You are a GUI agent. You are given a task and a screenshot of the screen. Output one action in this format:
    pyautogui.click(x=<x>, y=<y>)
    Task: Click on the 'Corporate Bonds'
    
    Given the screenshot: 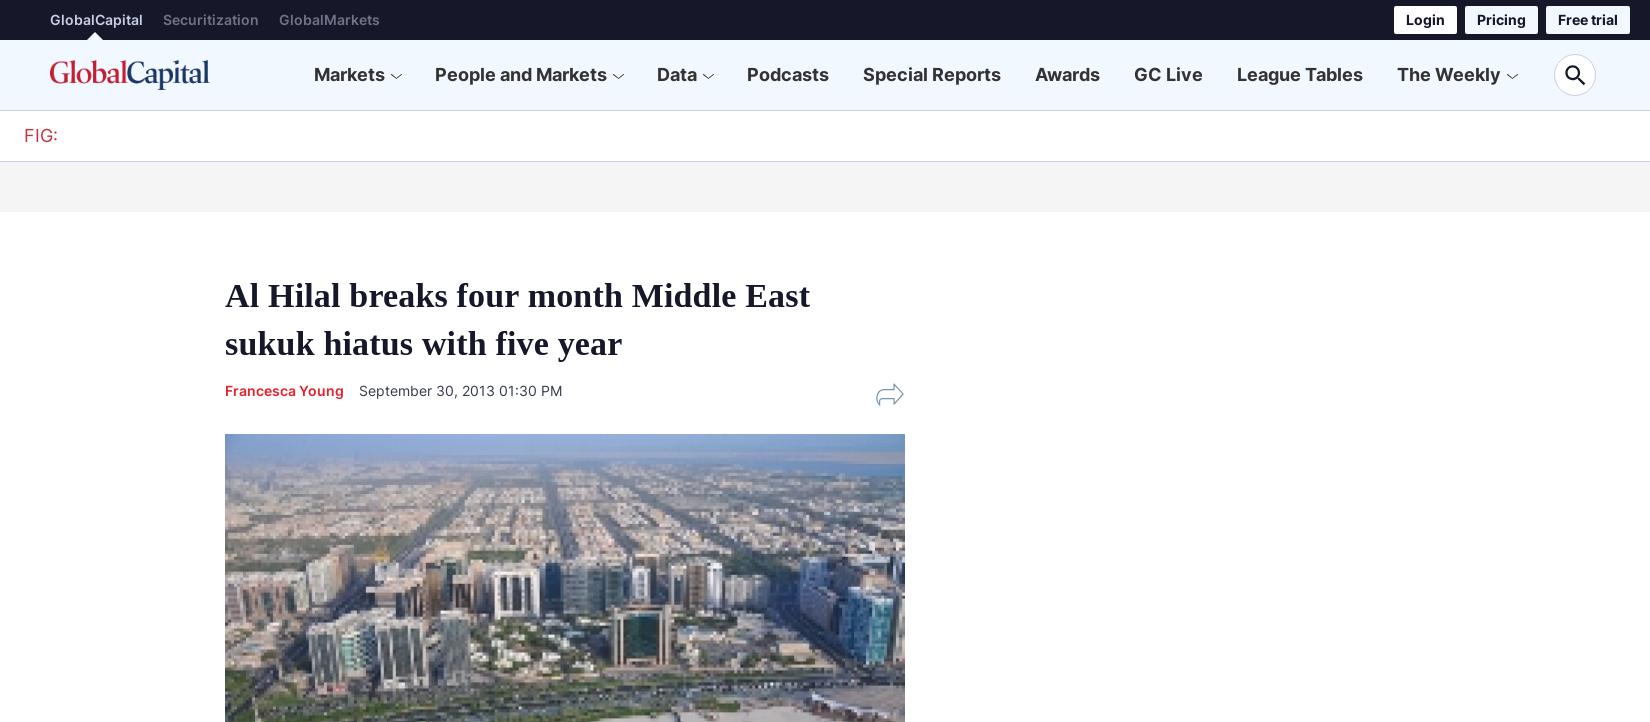 What is the action you would take?
    pyautogui.click(x=417, y=274)
    